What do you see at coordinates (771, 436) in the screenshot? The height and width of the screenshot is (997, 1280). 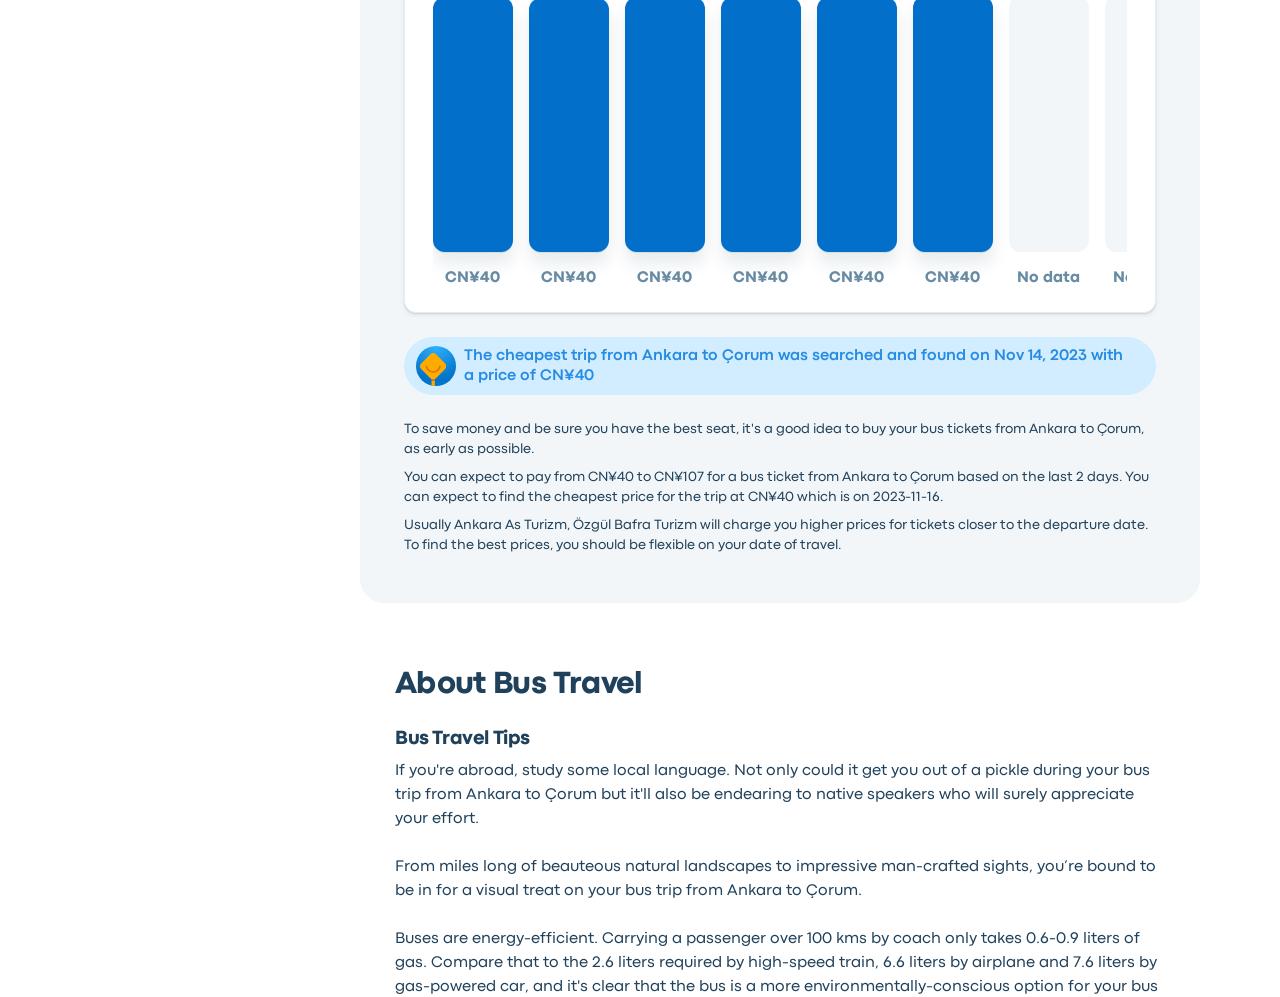 I see `'To save money and be sure you have the best seat, it's a good idea to buy your bus tickets from Ankara to Çorum, as early as possible.'` at bounding box center [771, 436].